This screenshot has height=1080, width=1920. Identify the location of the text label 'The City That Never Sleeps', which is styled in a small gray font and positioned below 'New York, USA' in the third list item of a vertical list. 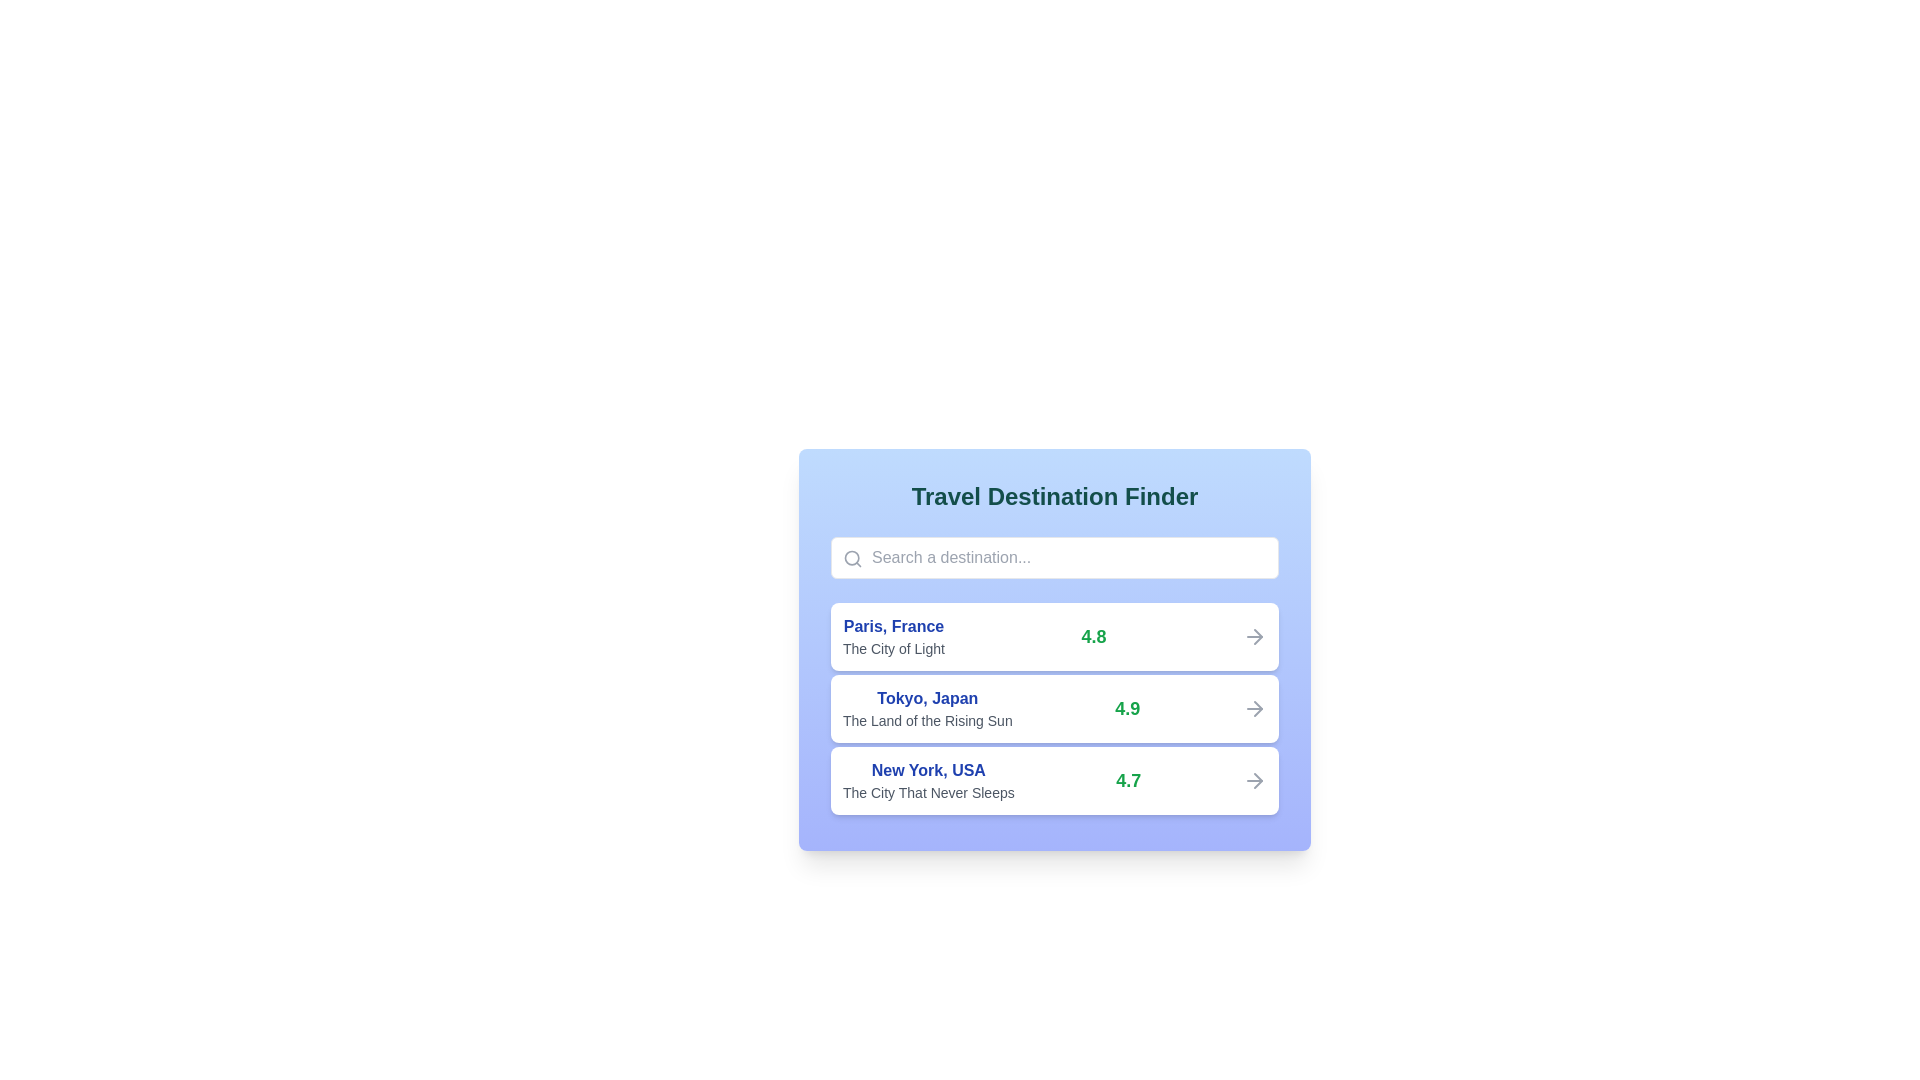
(927, 792).